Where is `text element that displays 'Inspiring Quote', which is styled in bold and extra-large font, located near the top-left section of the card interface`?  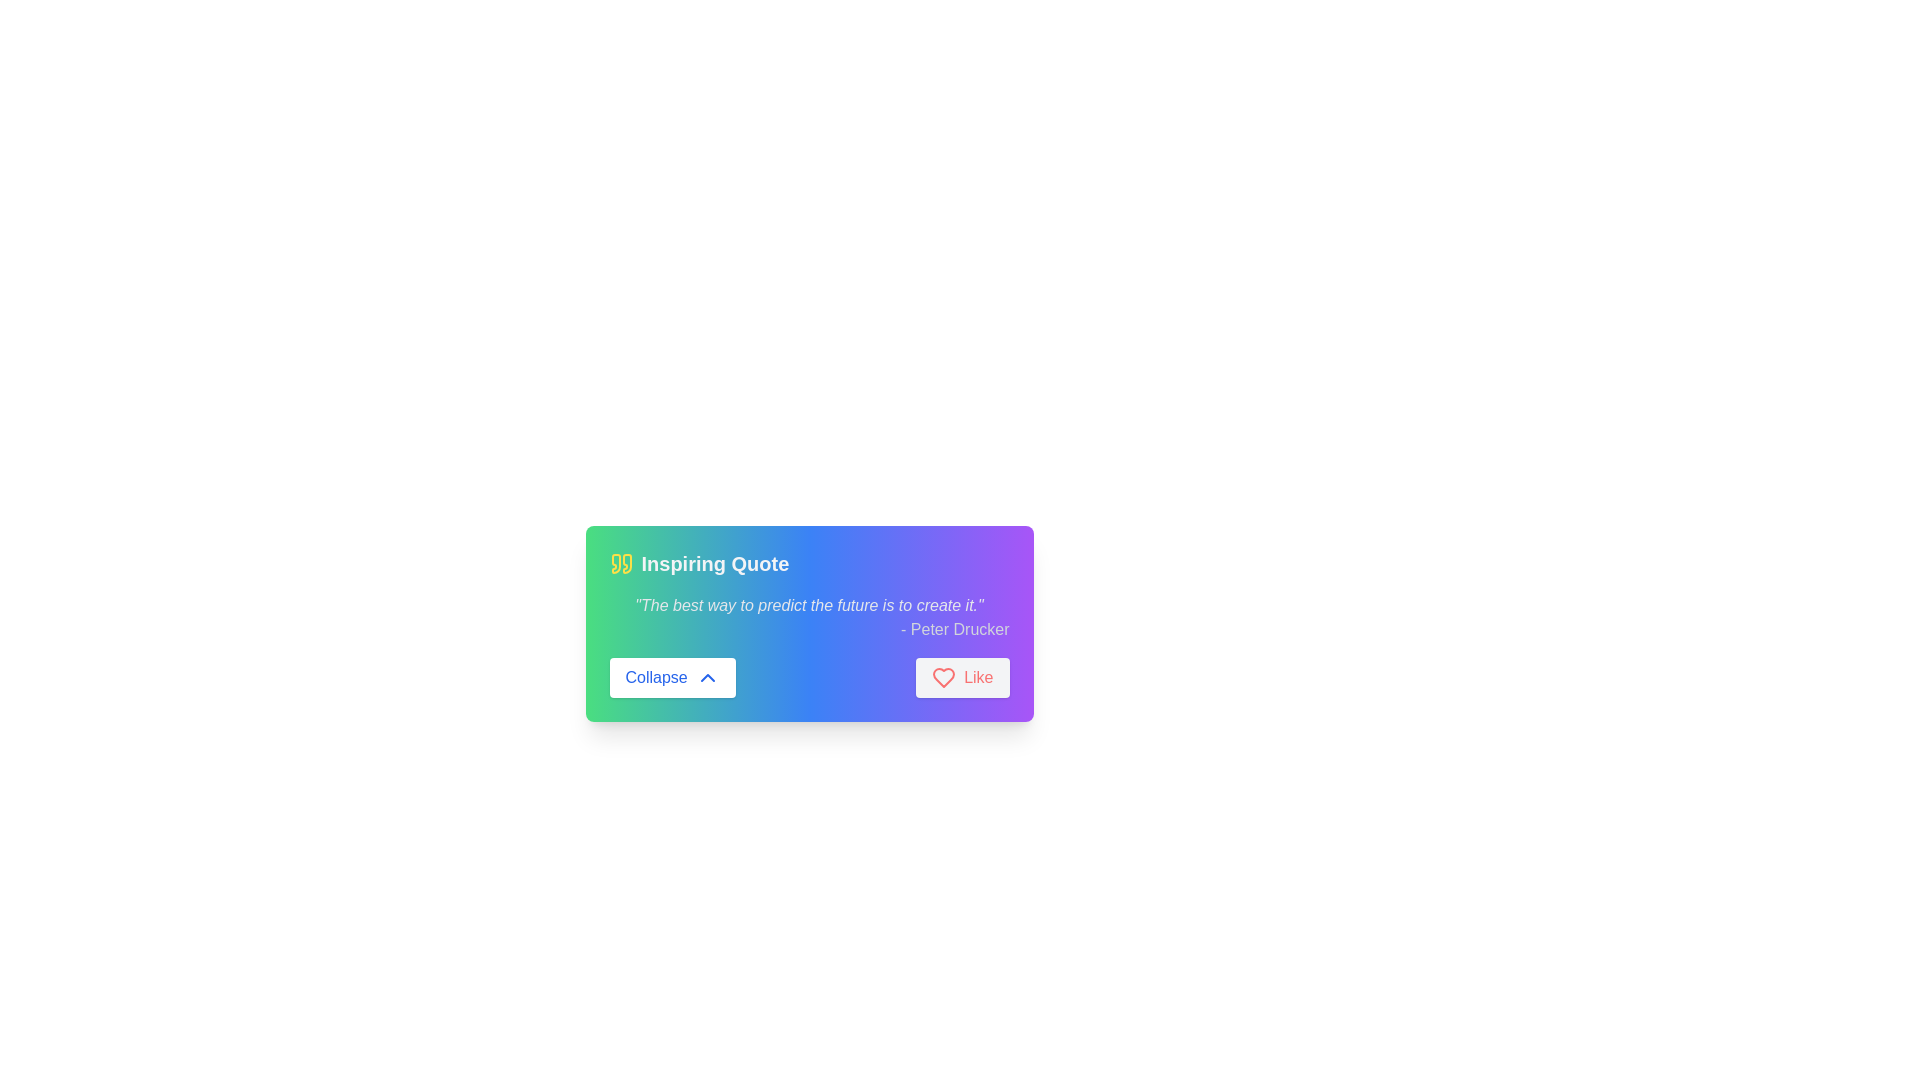 text element that displays 'Inspiring Quote', which is styled in bold and extra-large font, located near the top-left section of the card interface is located at coordinates (715, 563).